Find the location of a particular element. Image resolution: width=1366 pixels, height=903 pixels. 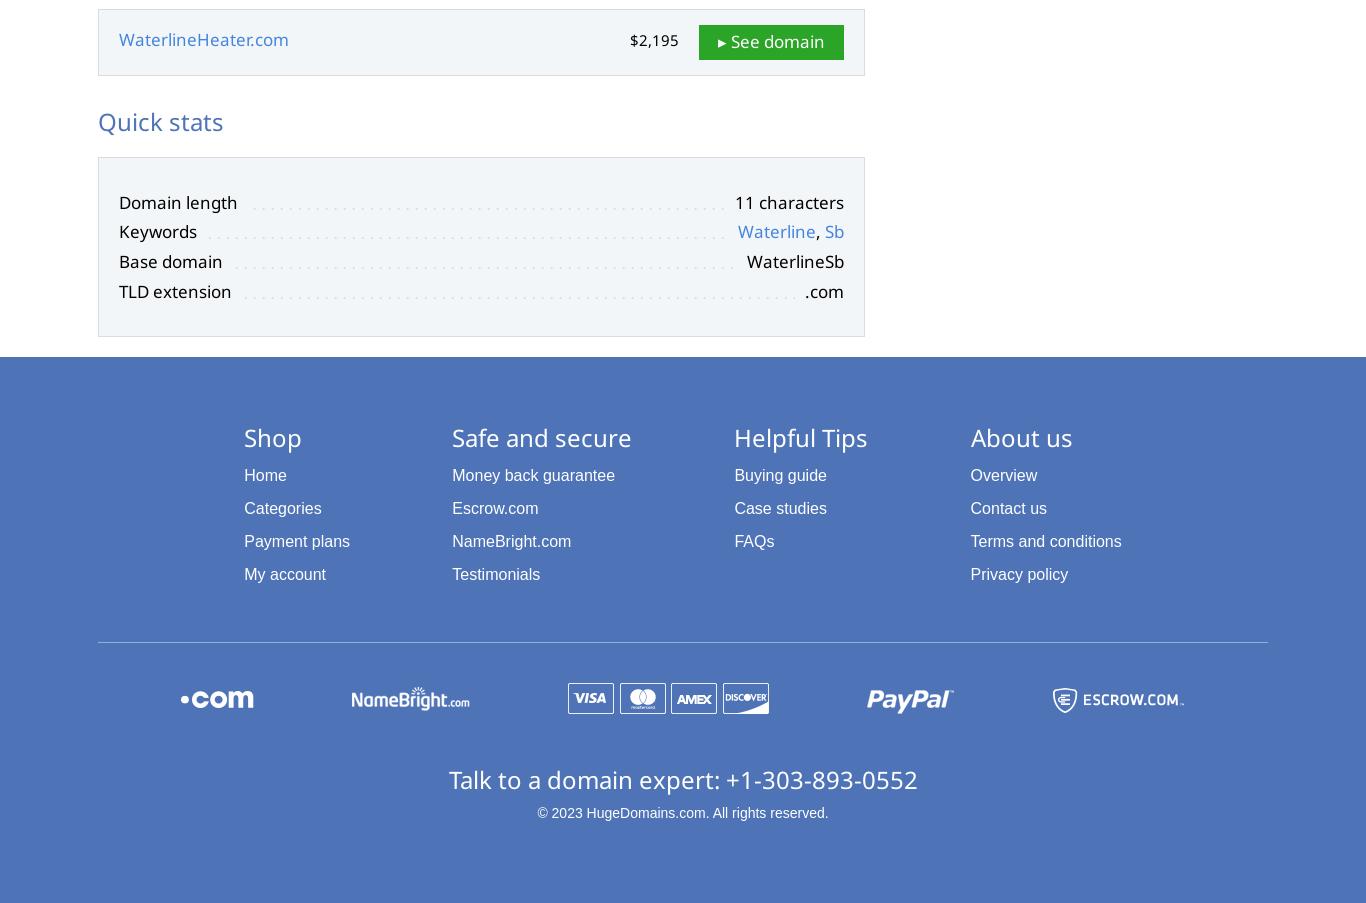

'Terms and conditions' is located at coordinates (1044, 539).